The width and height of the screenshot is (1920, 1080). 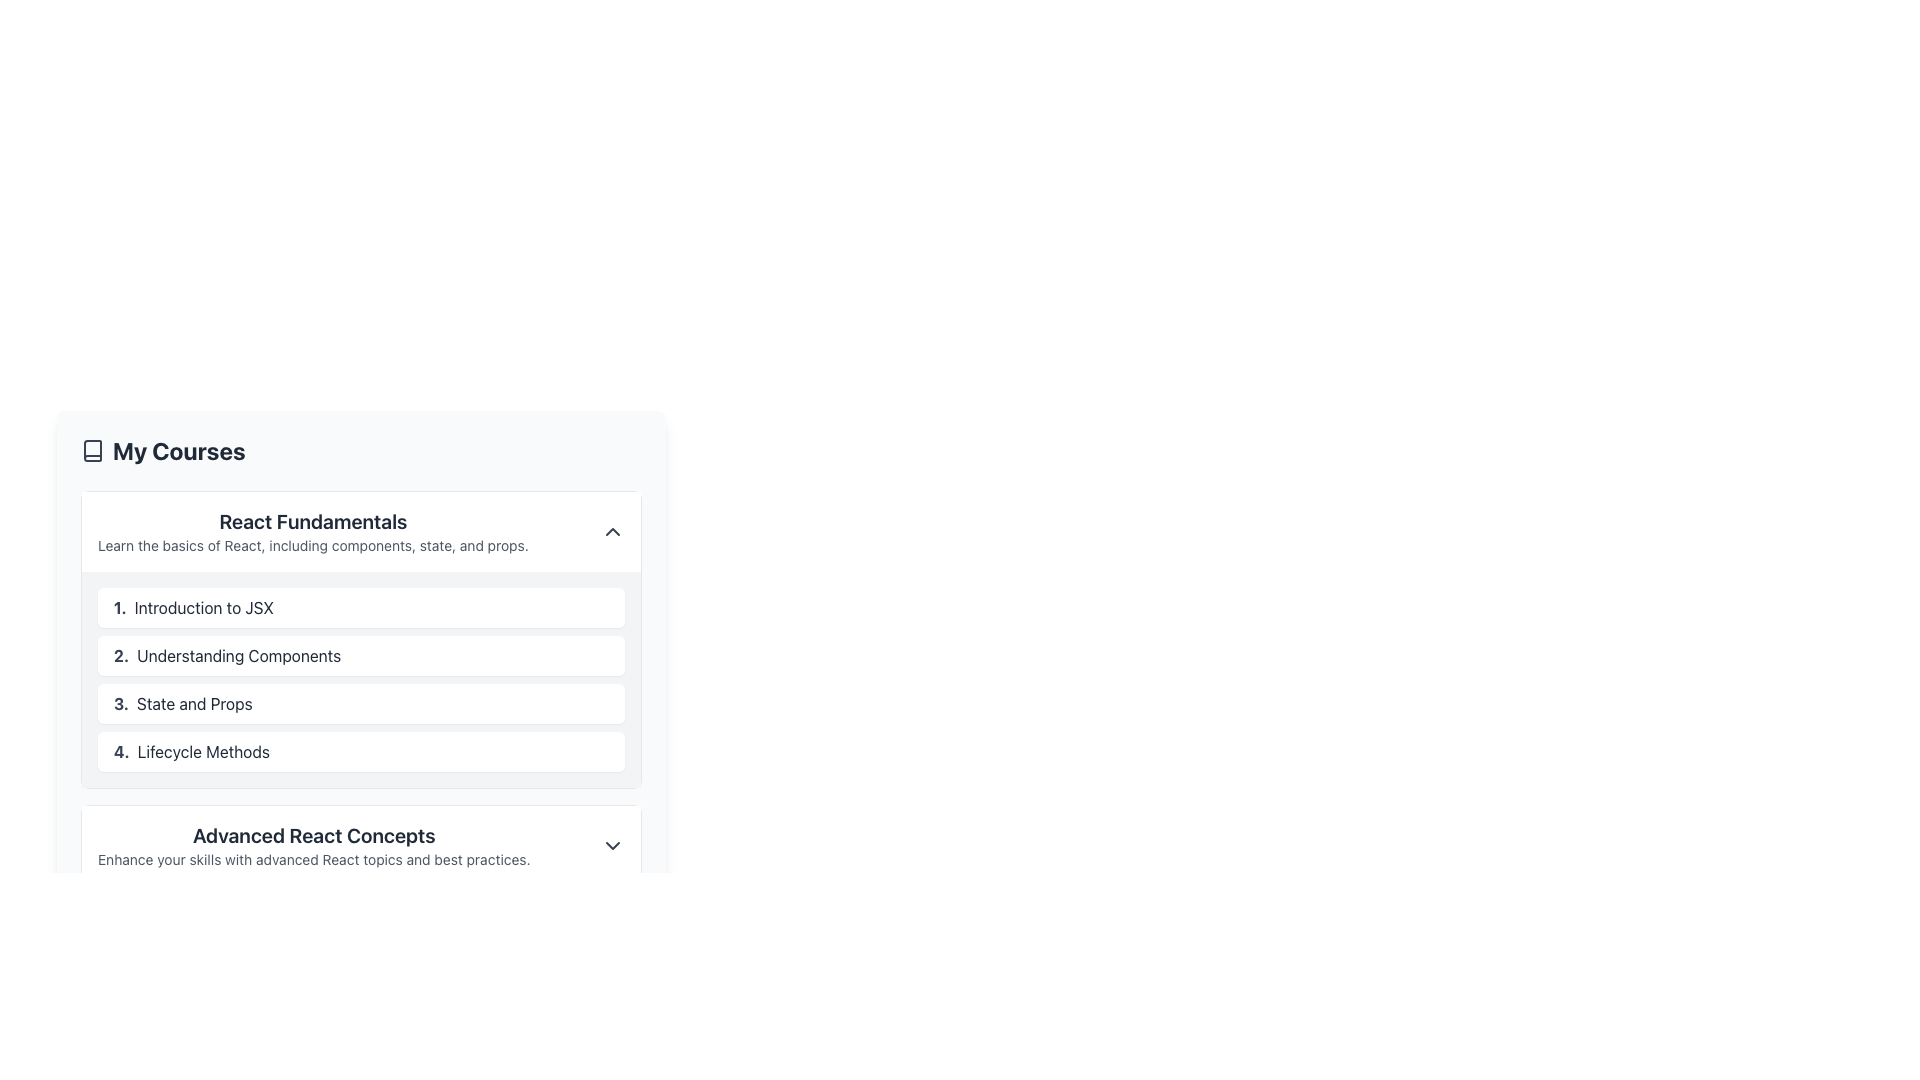 I want to click on the 'Advanced React Concepts' expandable list item, so click(x=361, y=845).